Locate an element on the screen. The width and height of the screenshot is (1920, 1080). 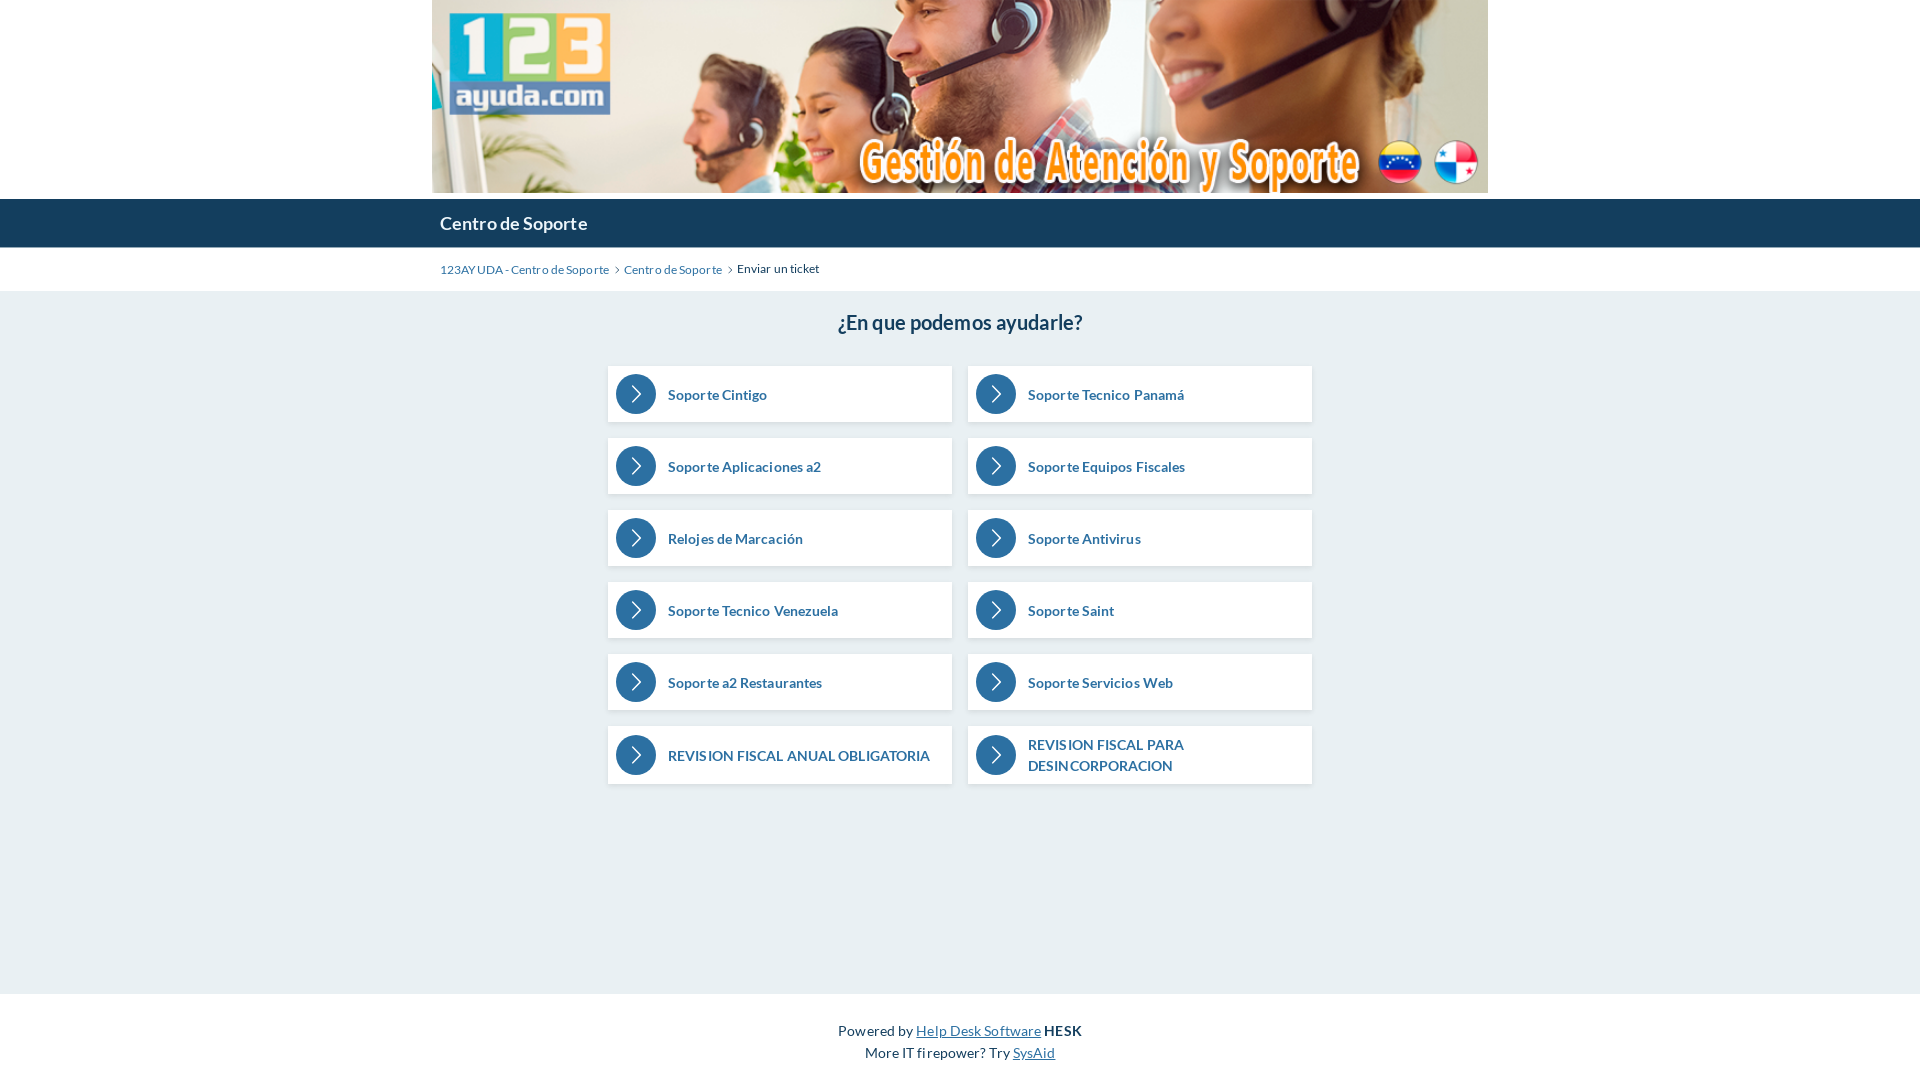
'SysAid' is located at coordinates (1012, 1051).